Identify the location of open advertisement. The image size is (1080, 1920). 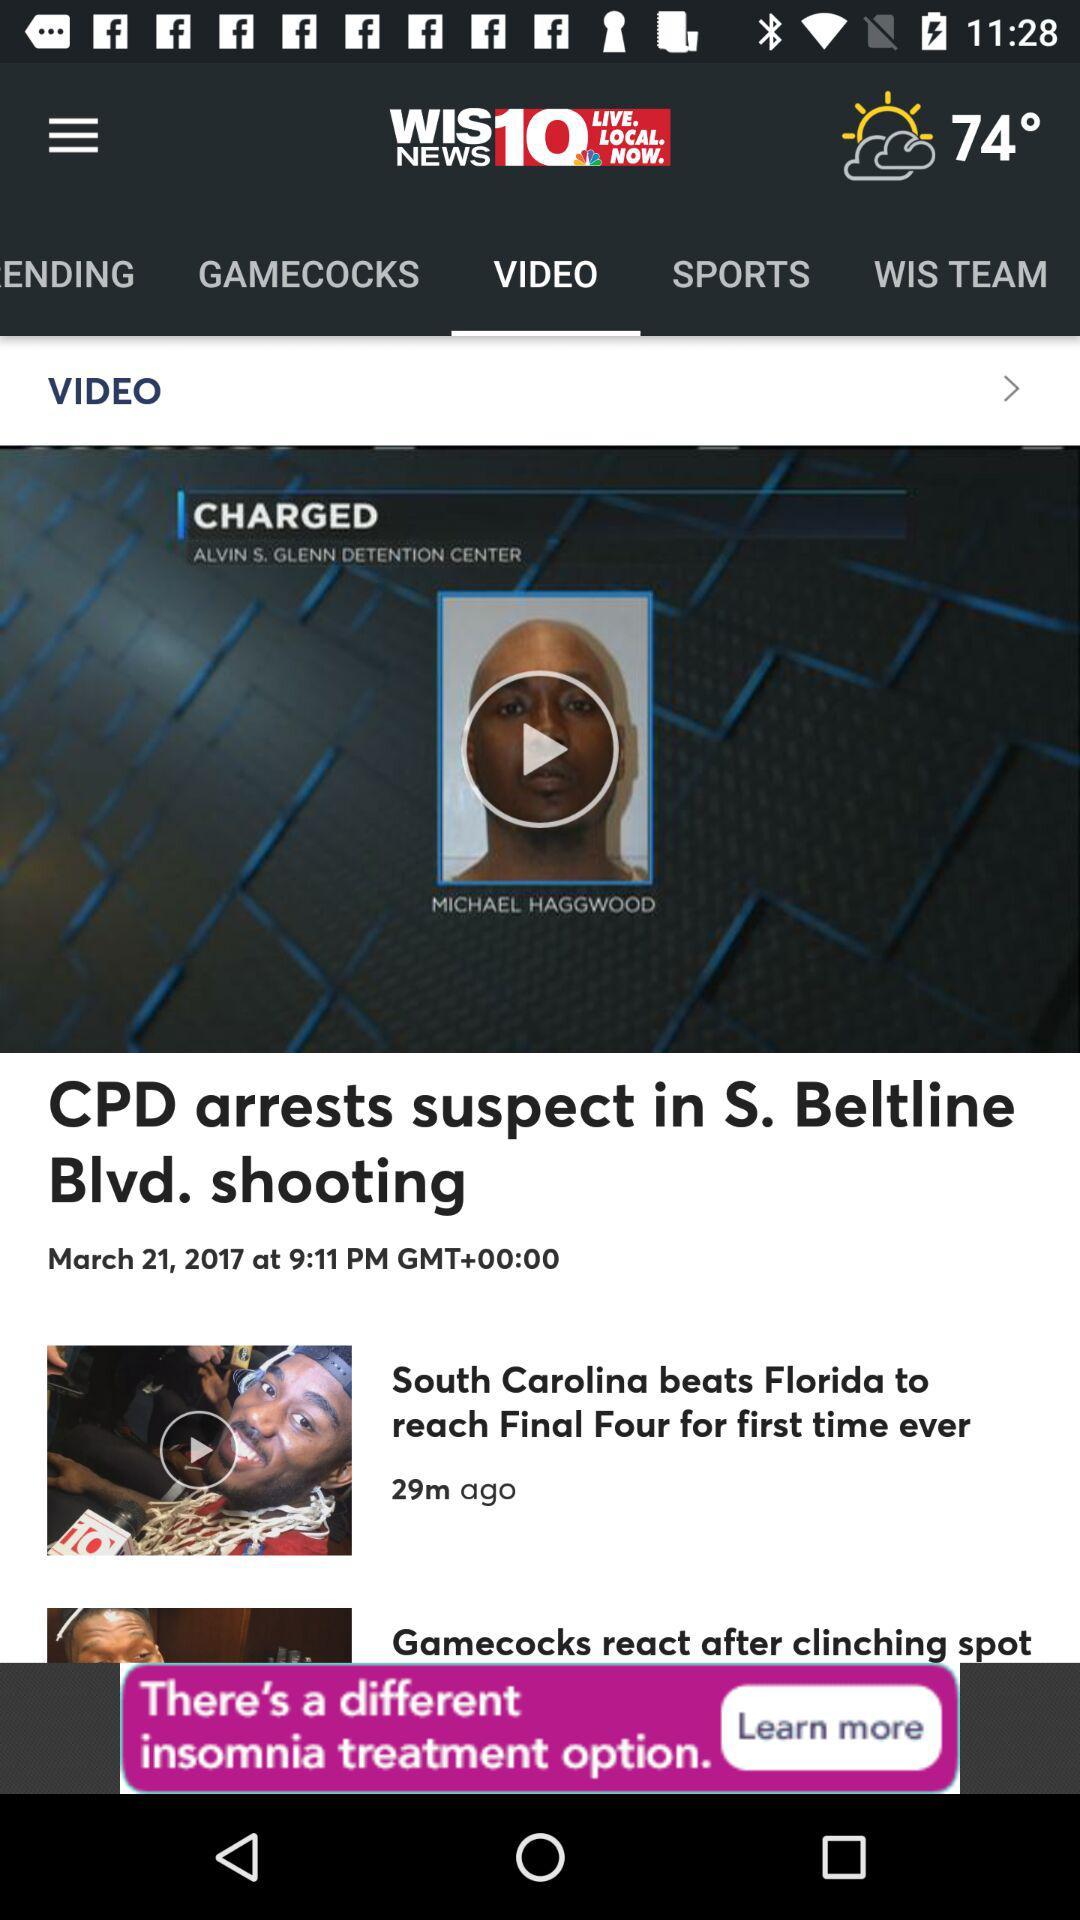
(540, 1727).